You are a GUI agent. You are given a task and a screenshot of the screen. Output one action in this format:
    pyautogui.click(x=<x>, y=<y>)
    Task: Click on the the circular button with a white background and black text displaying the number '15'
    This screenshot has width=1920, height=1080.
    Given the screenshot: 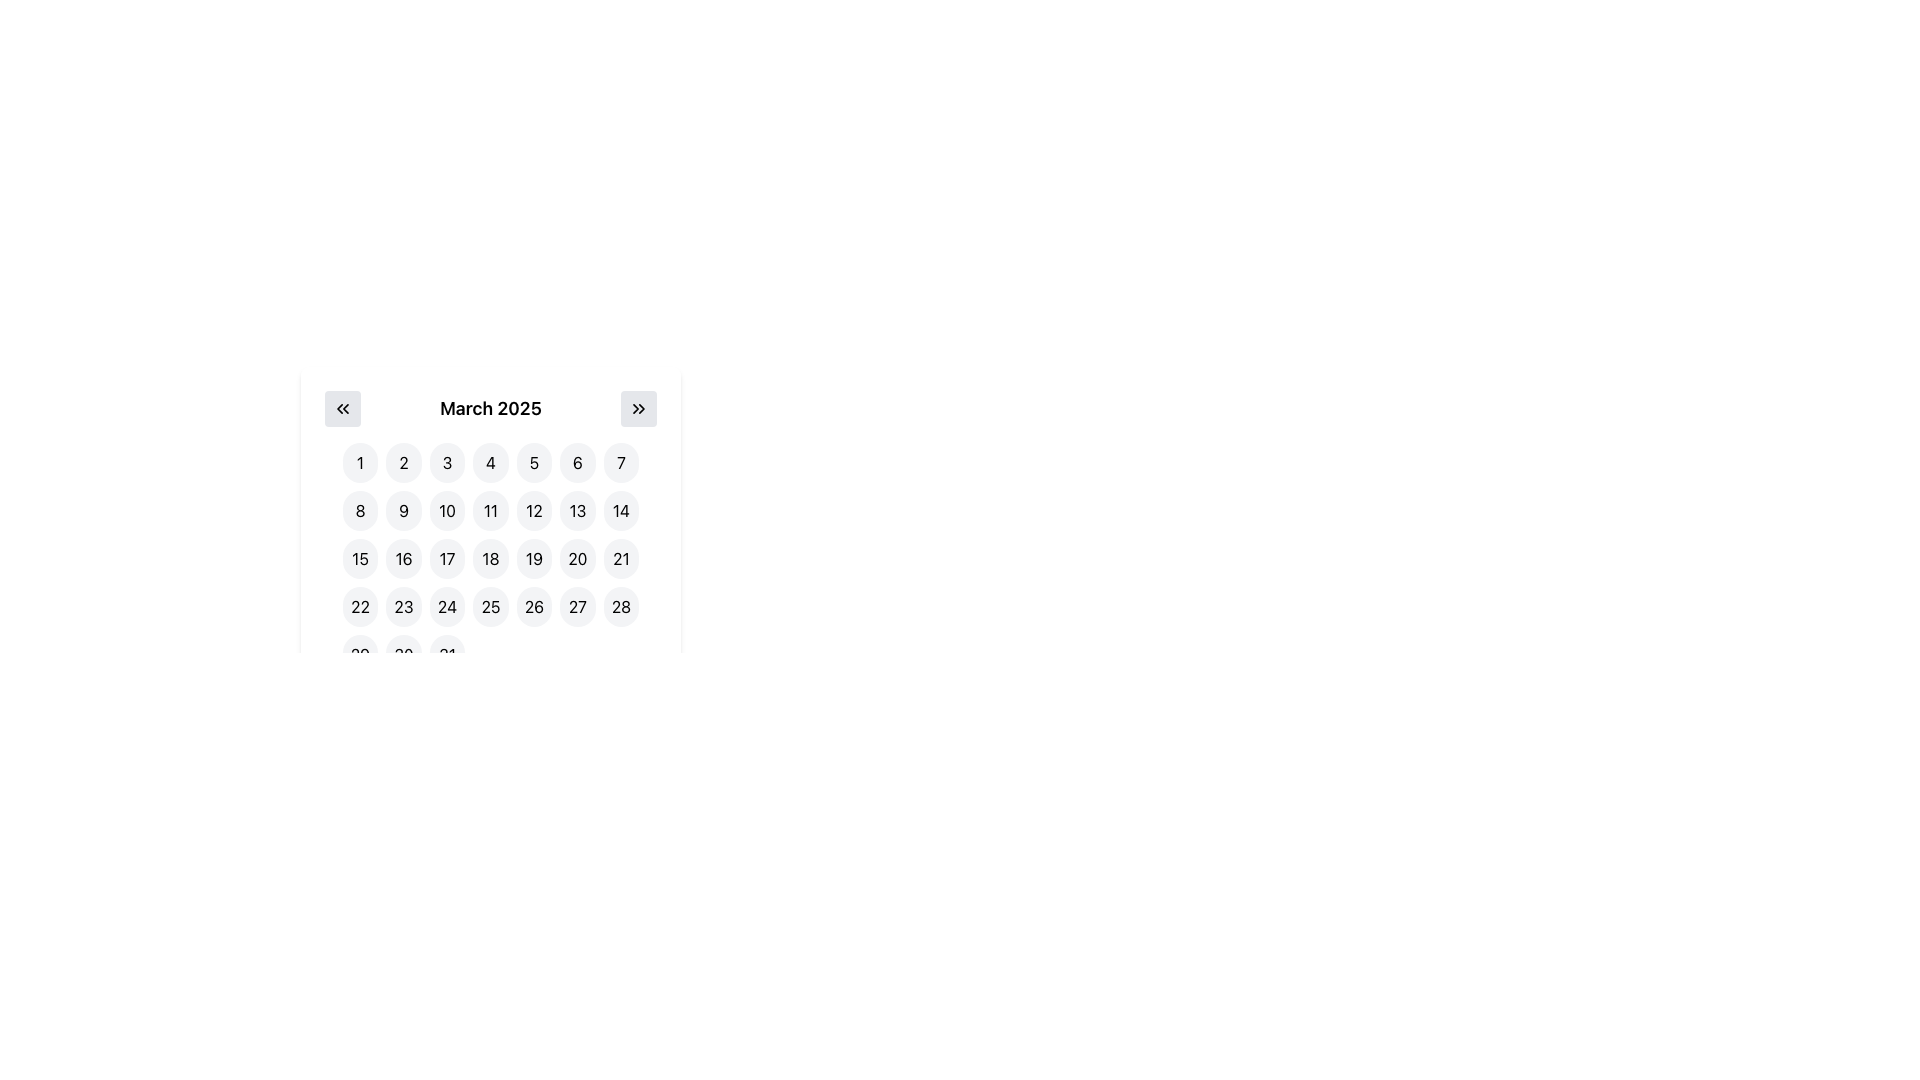 What is the action you would take?
    pyautogui.click(x=360, y=559)
    